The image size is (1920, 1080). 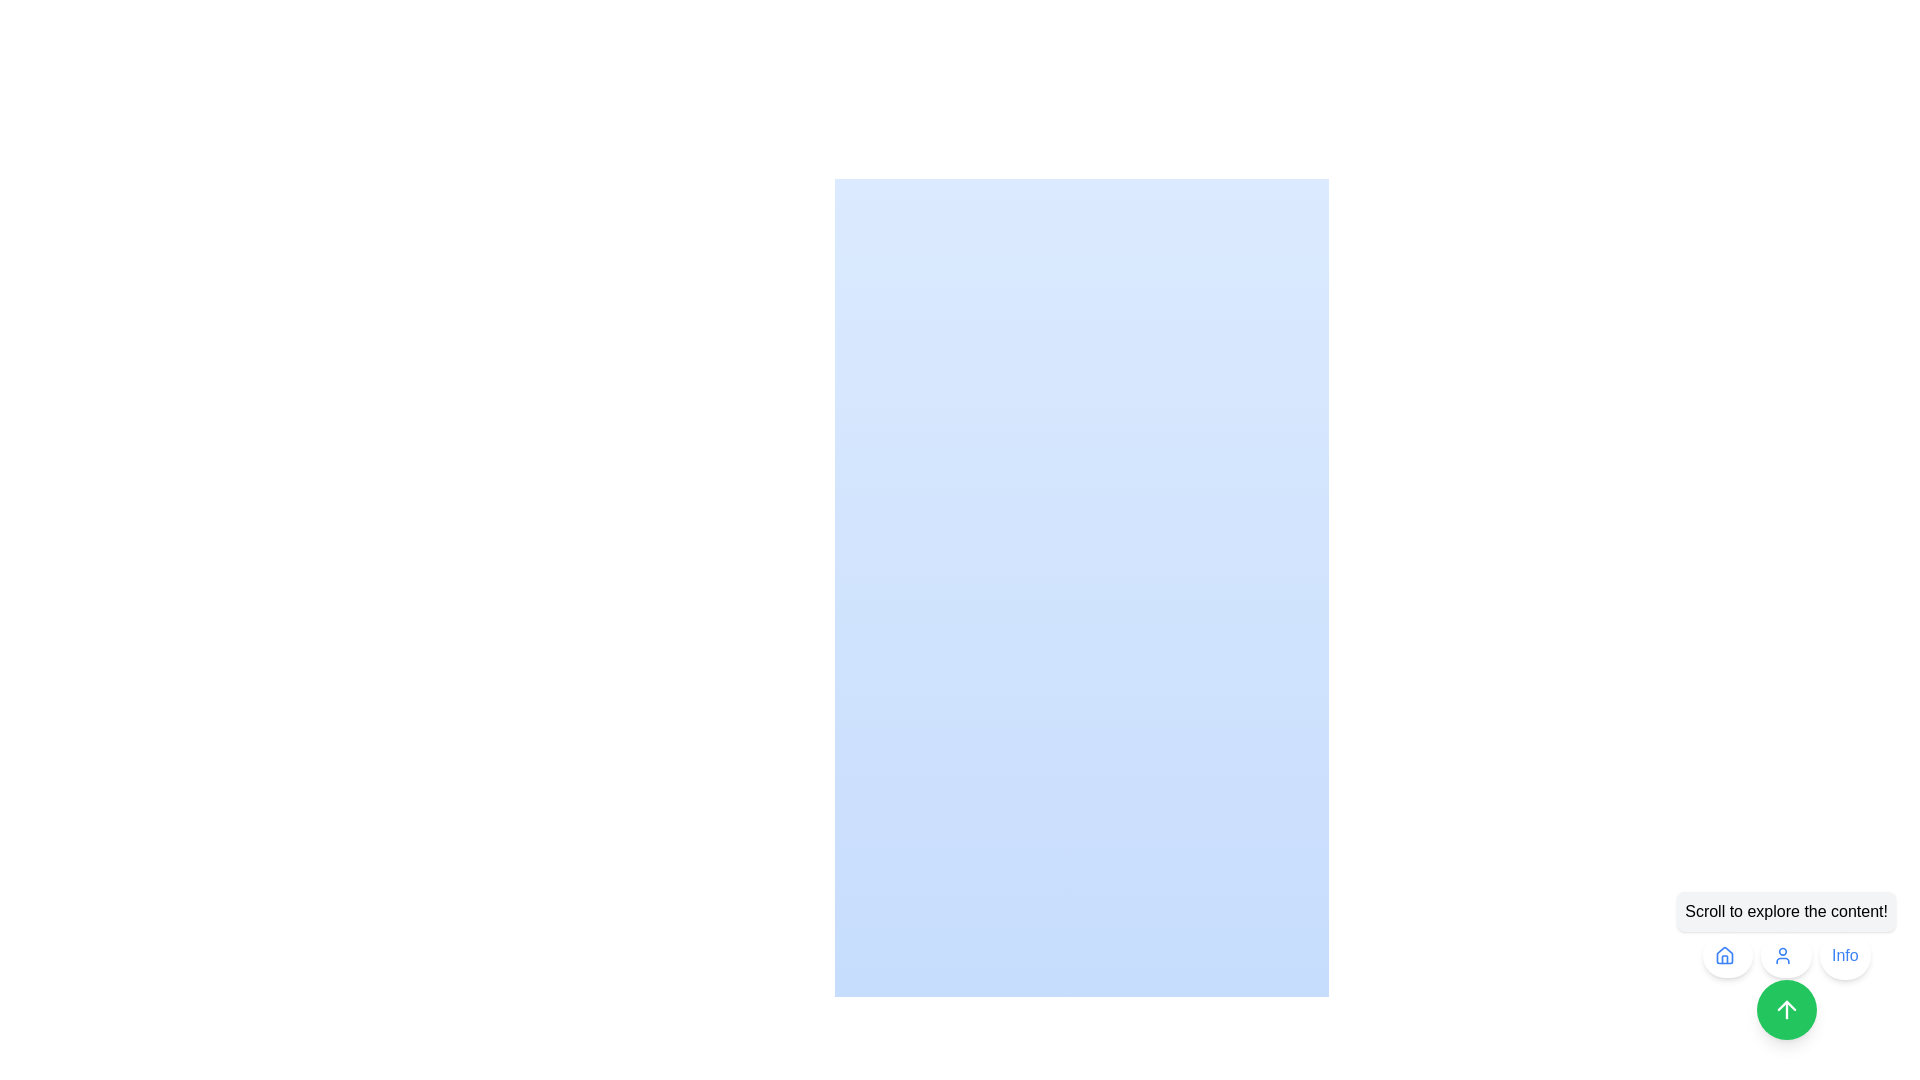 What do you see at coordinates (1786, 955) in the screenshot?
I see `the interactive button associated with user profile or account actions` at bounding box center [1786, 955].